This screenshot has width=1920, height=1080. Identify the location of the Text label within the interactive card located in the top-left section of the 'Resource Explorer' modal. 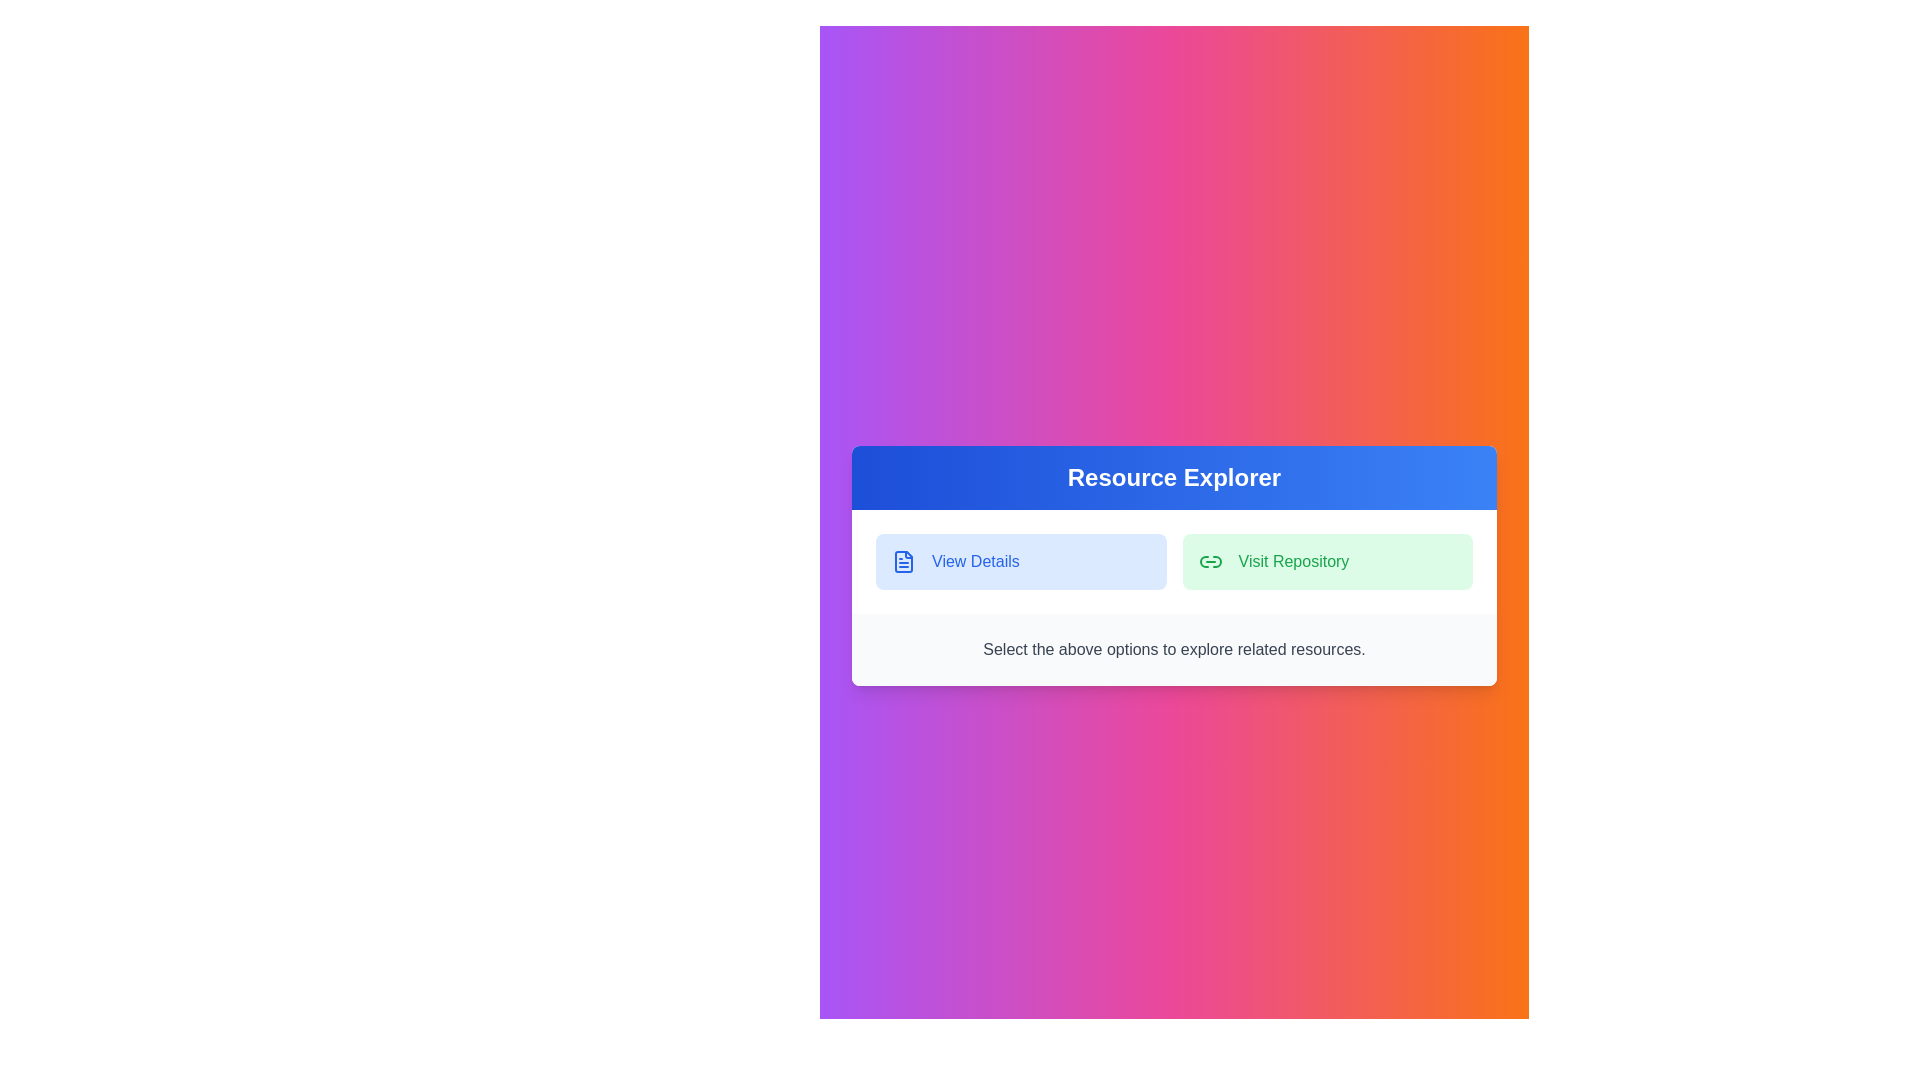
(975, 562).